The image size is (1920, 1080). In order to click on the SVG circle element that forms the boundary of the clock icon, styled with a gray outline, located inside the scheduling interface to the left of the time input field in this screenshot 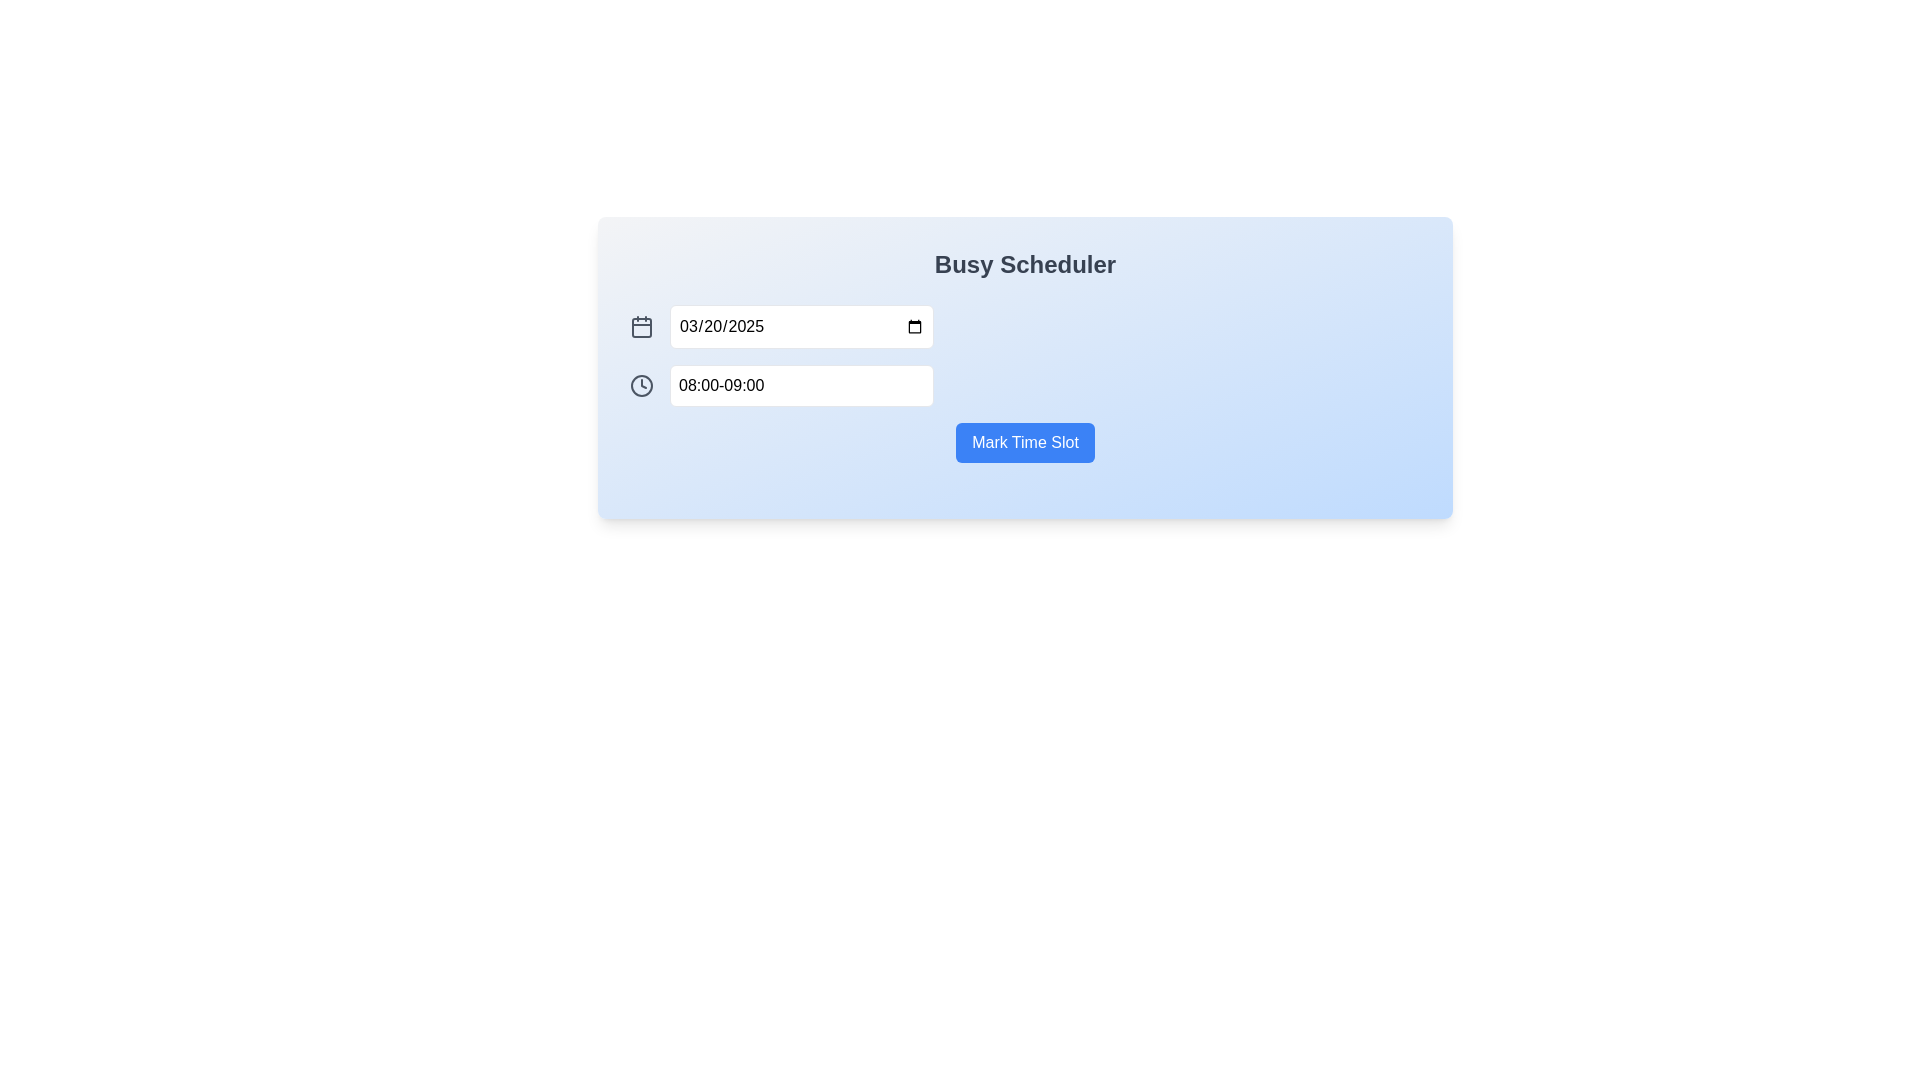, I will do `click(642, 385)`.